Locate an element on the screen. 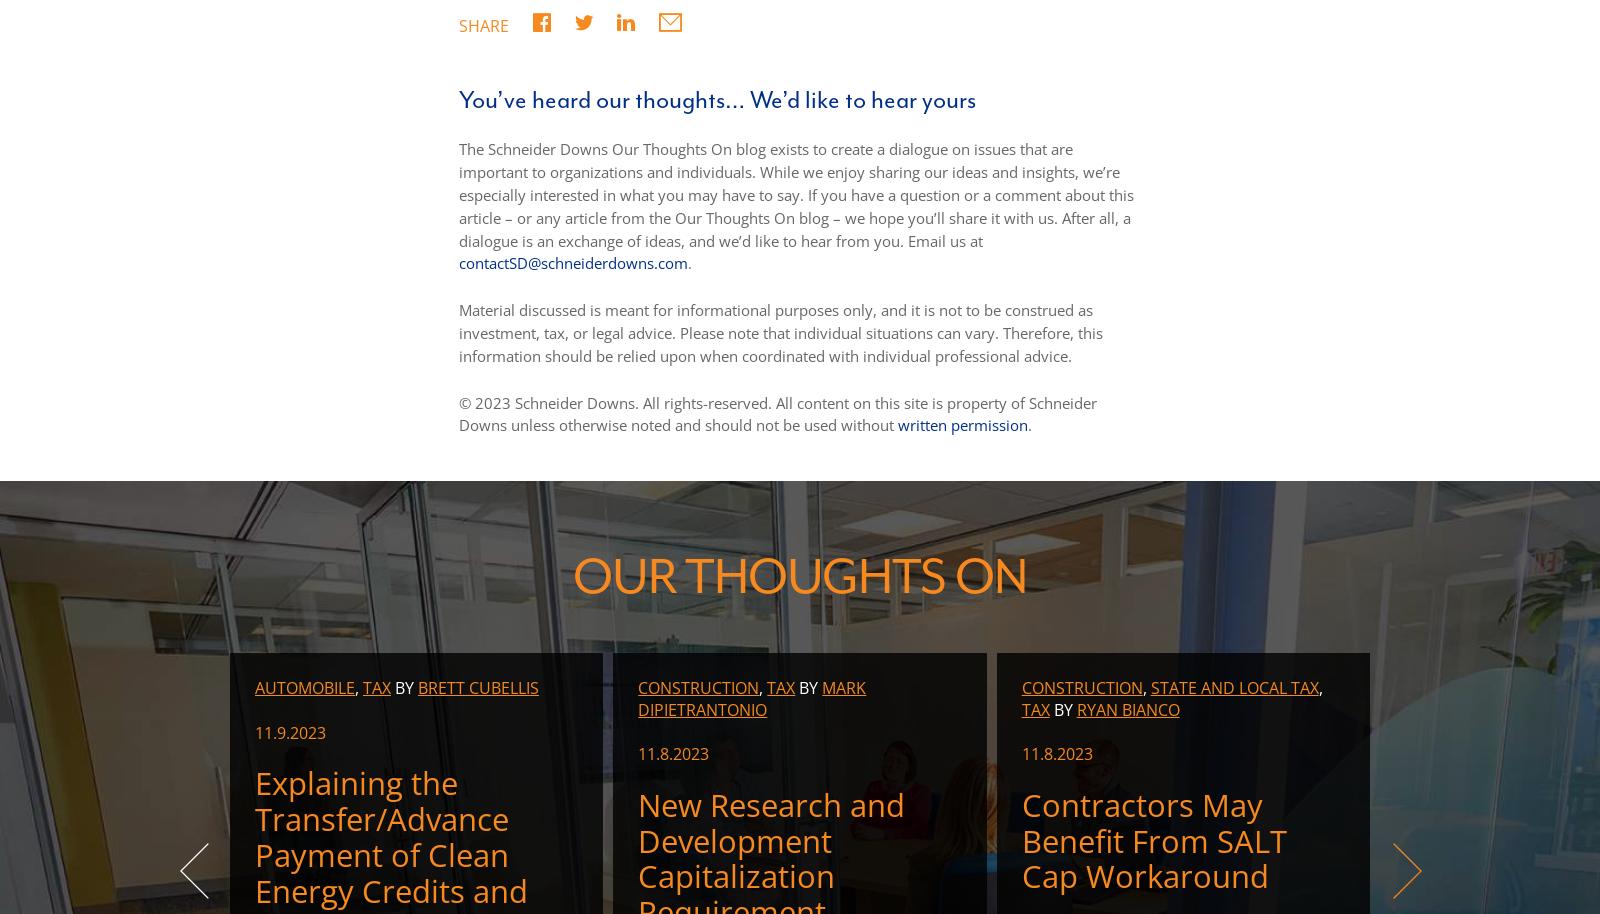  'Energy & Resources' is located at coordinates (1489, 686).